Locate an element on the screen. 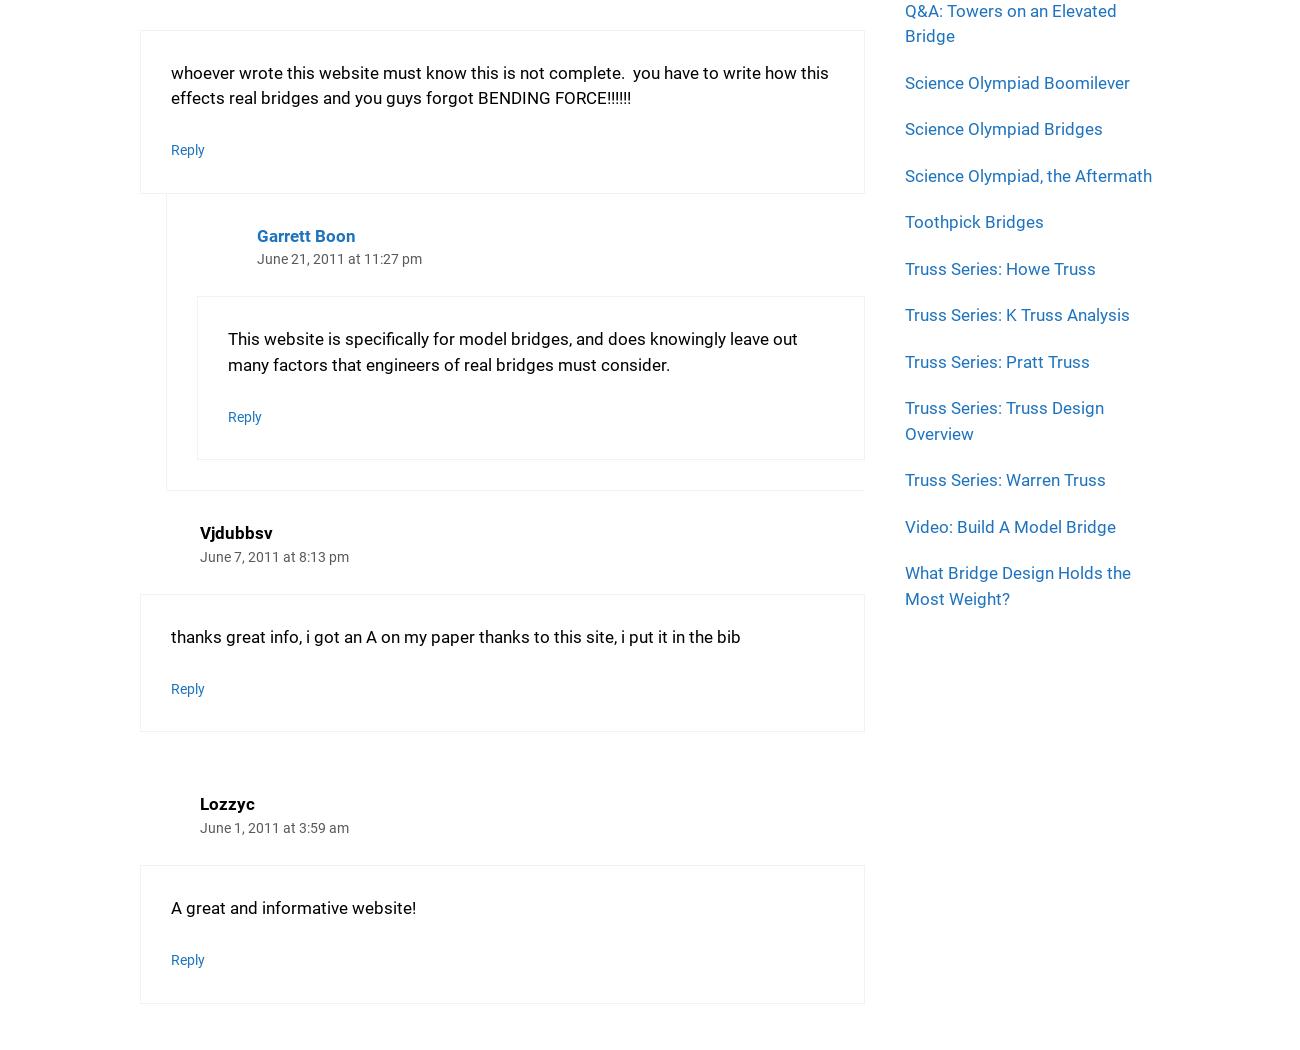 This screenshot has width=1300, height=1050. 'Toothpick Bridges' is located at coordinates (974, 220).